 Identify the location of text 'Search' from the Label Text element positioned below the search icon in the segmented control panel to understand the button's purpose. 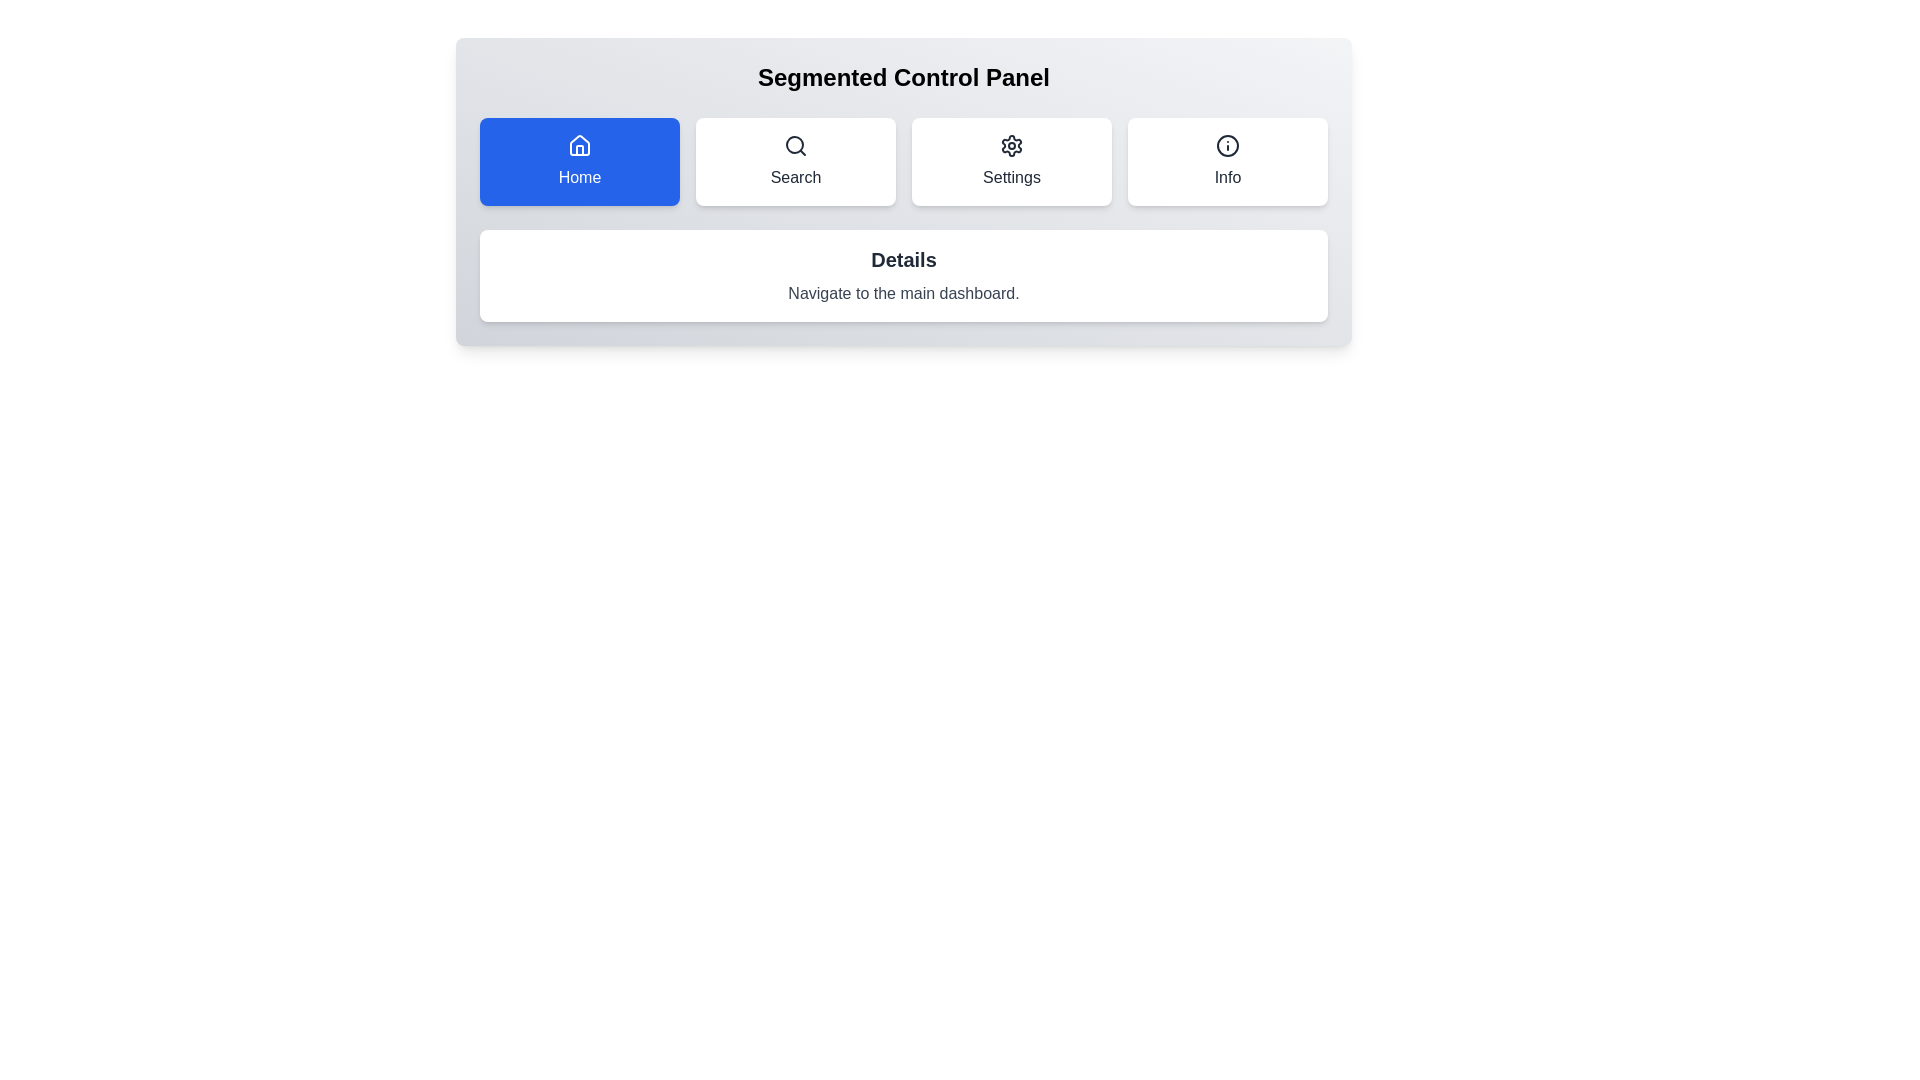
(795, 176).